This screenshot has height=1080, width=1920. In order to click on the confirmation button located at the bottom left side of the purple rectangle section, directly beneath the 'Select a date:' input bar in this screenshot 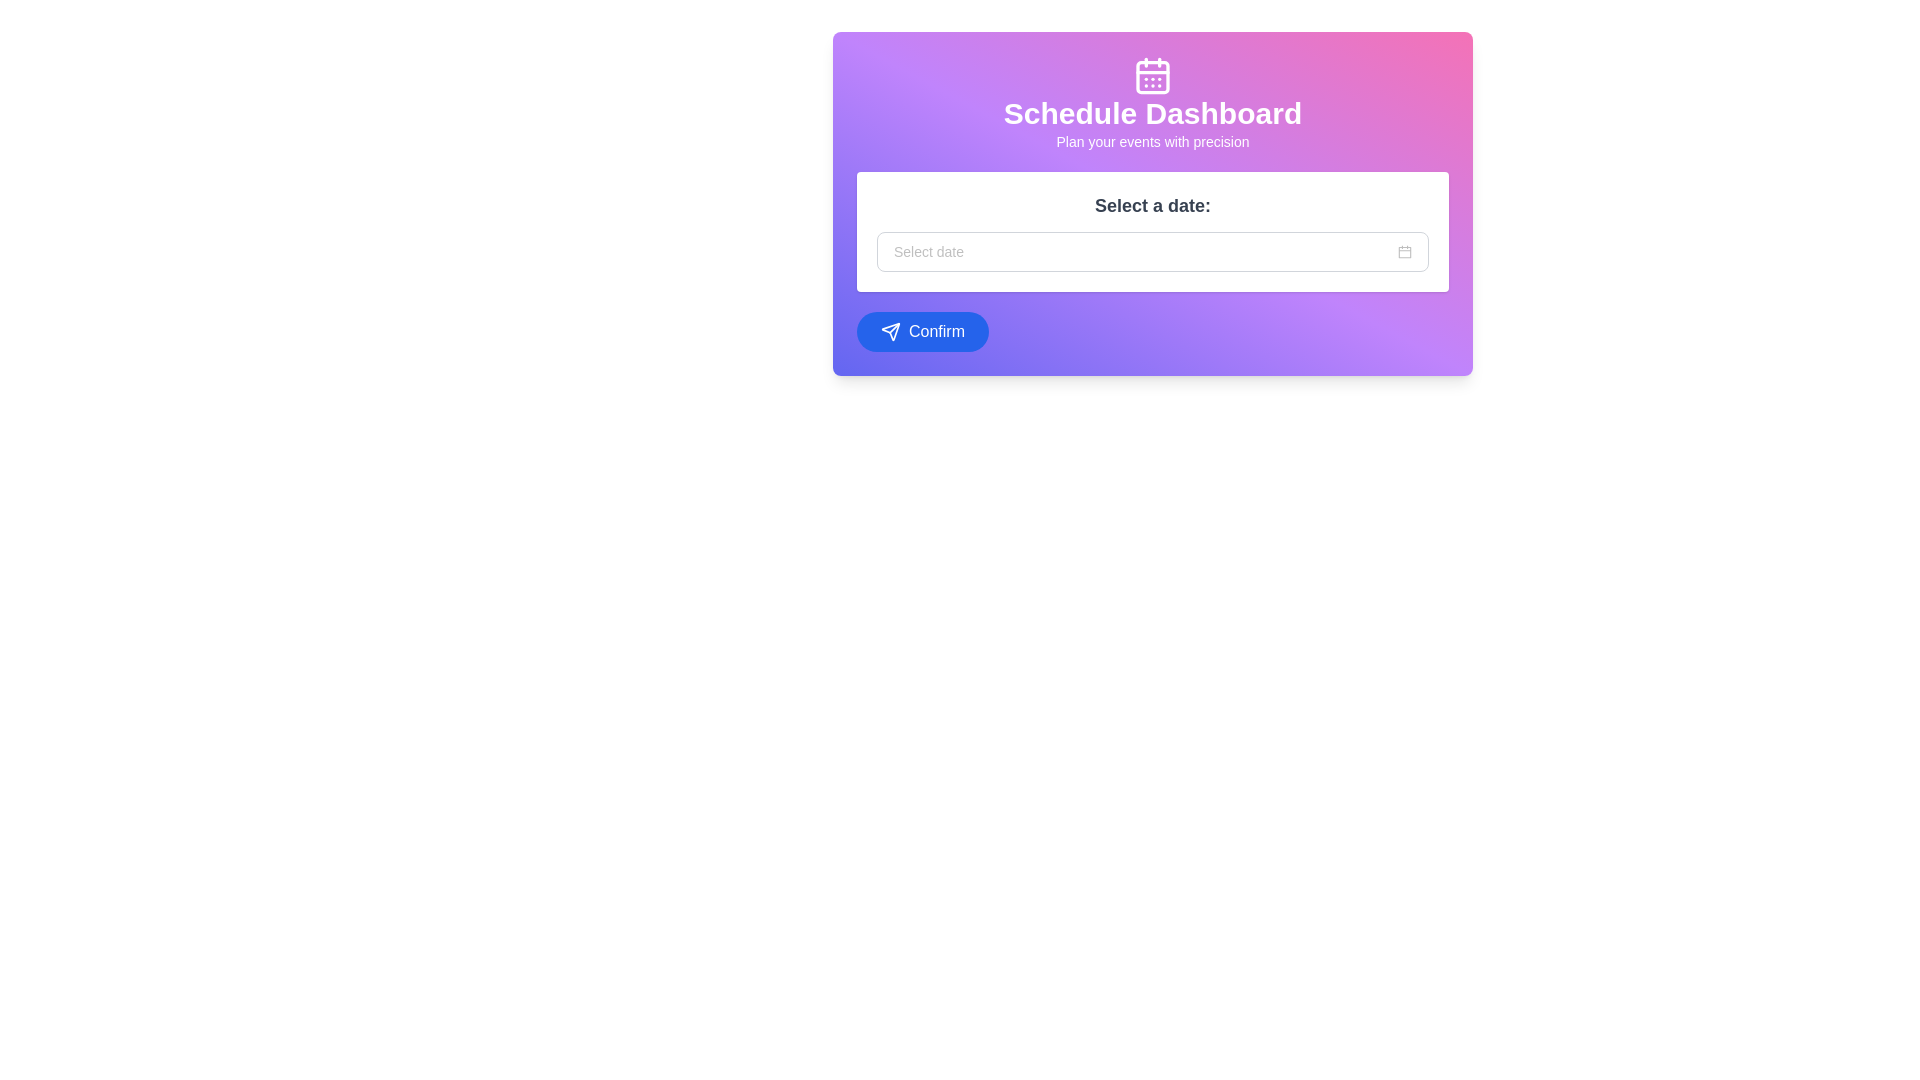, I will do `click(921, 330)`.